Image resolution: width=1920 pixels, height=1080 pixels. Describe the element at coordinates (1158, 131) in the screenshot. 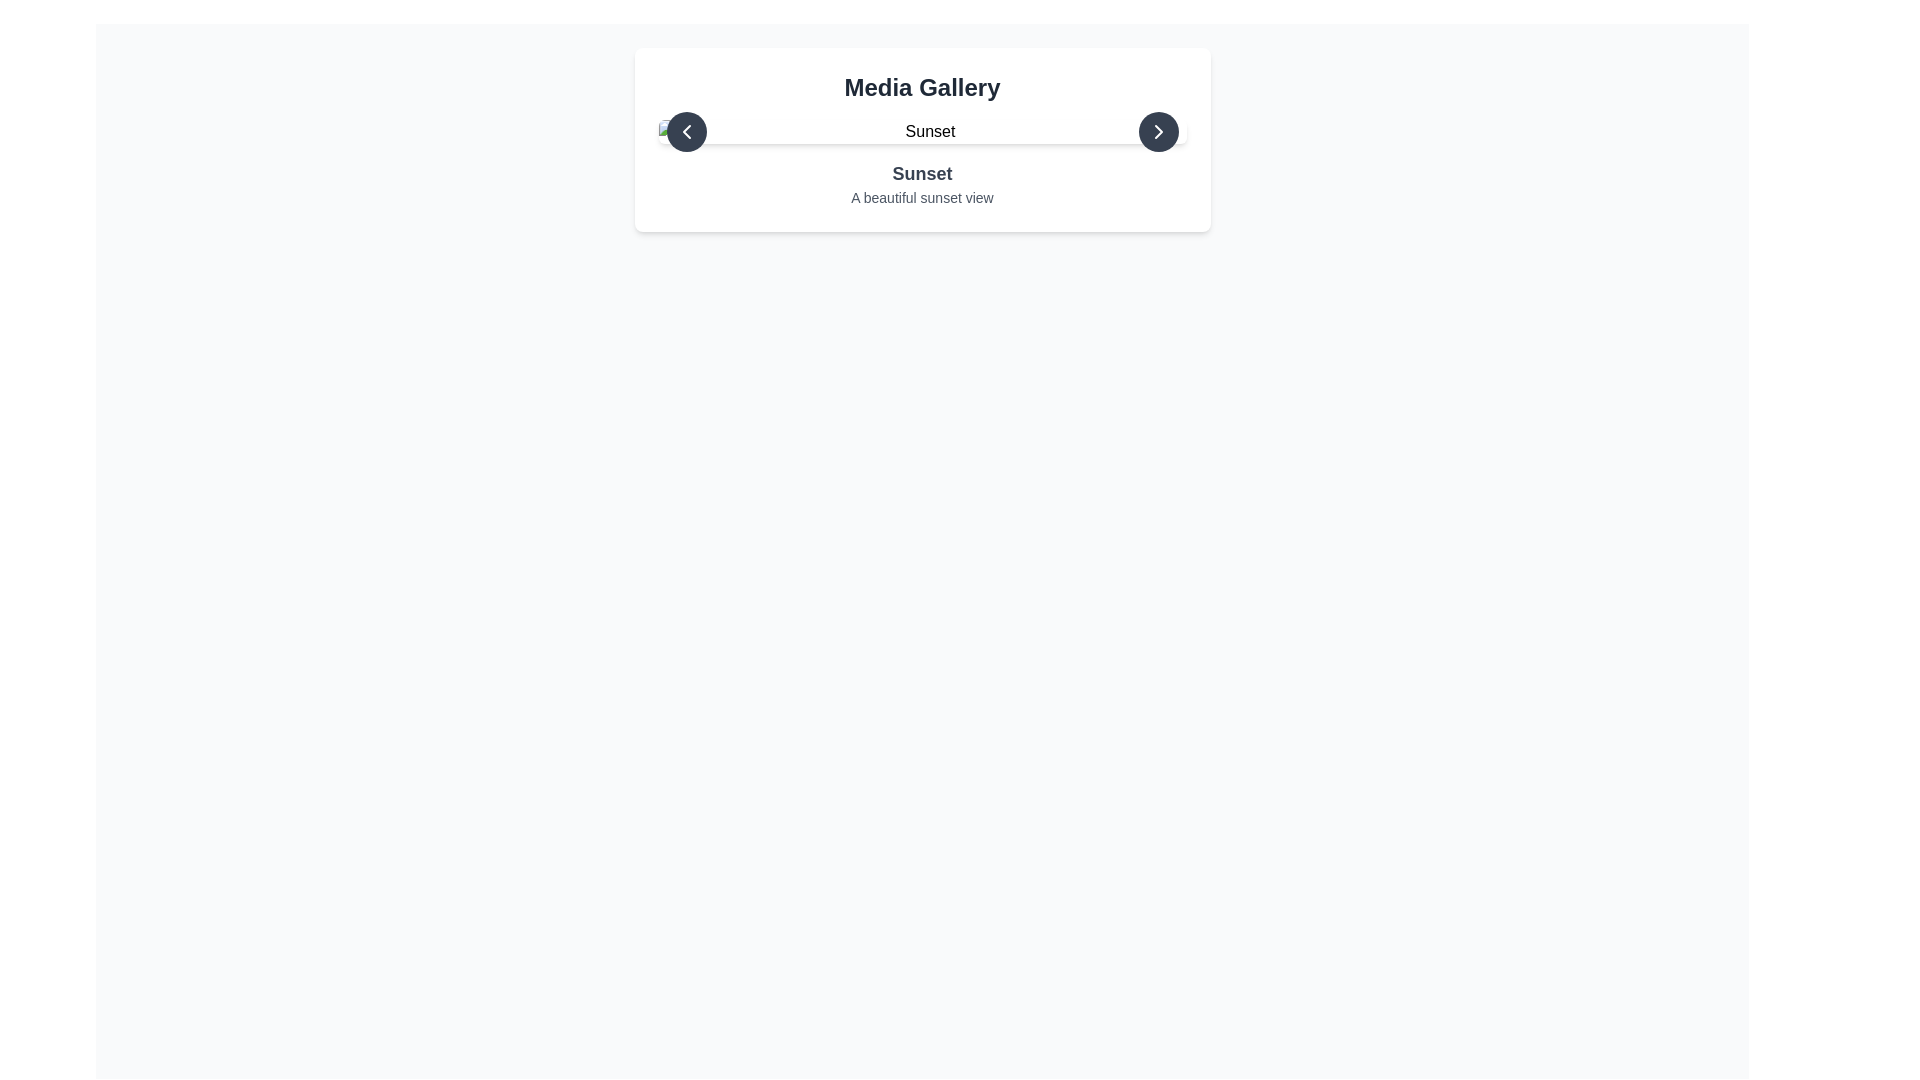

I see `the circular button with a dark-gray background and a white chevron icon pointing to the right` at that location.